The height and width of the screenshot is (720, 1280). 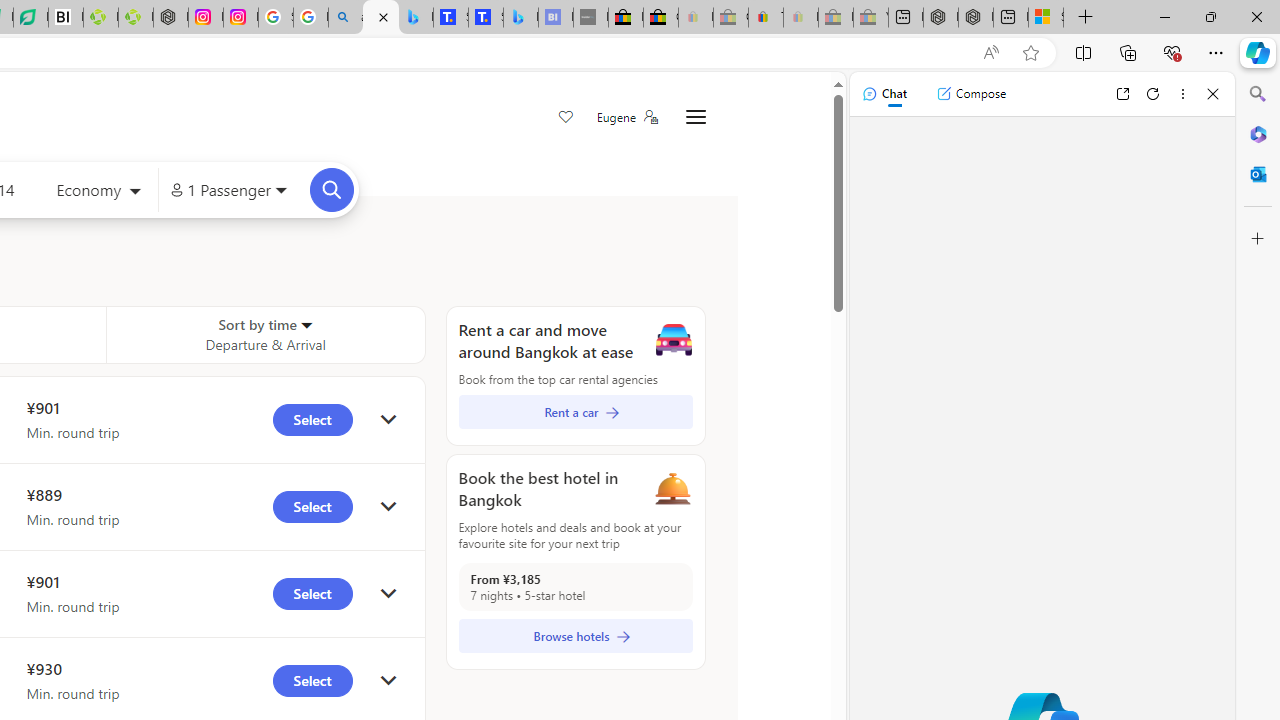 I want to click on 'Browse hotels', so click(x=574, y=636).